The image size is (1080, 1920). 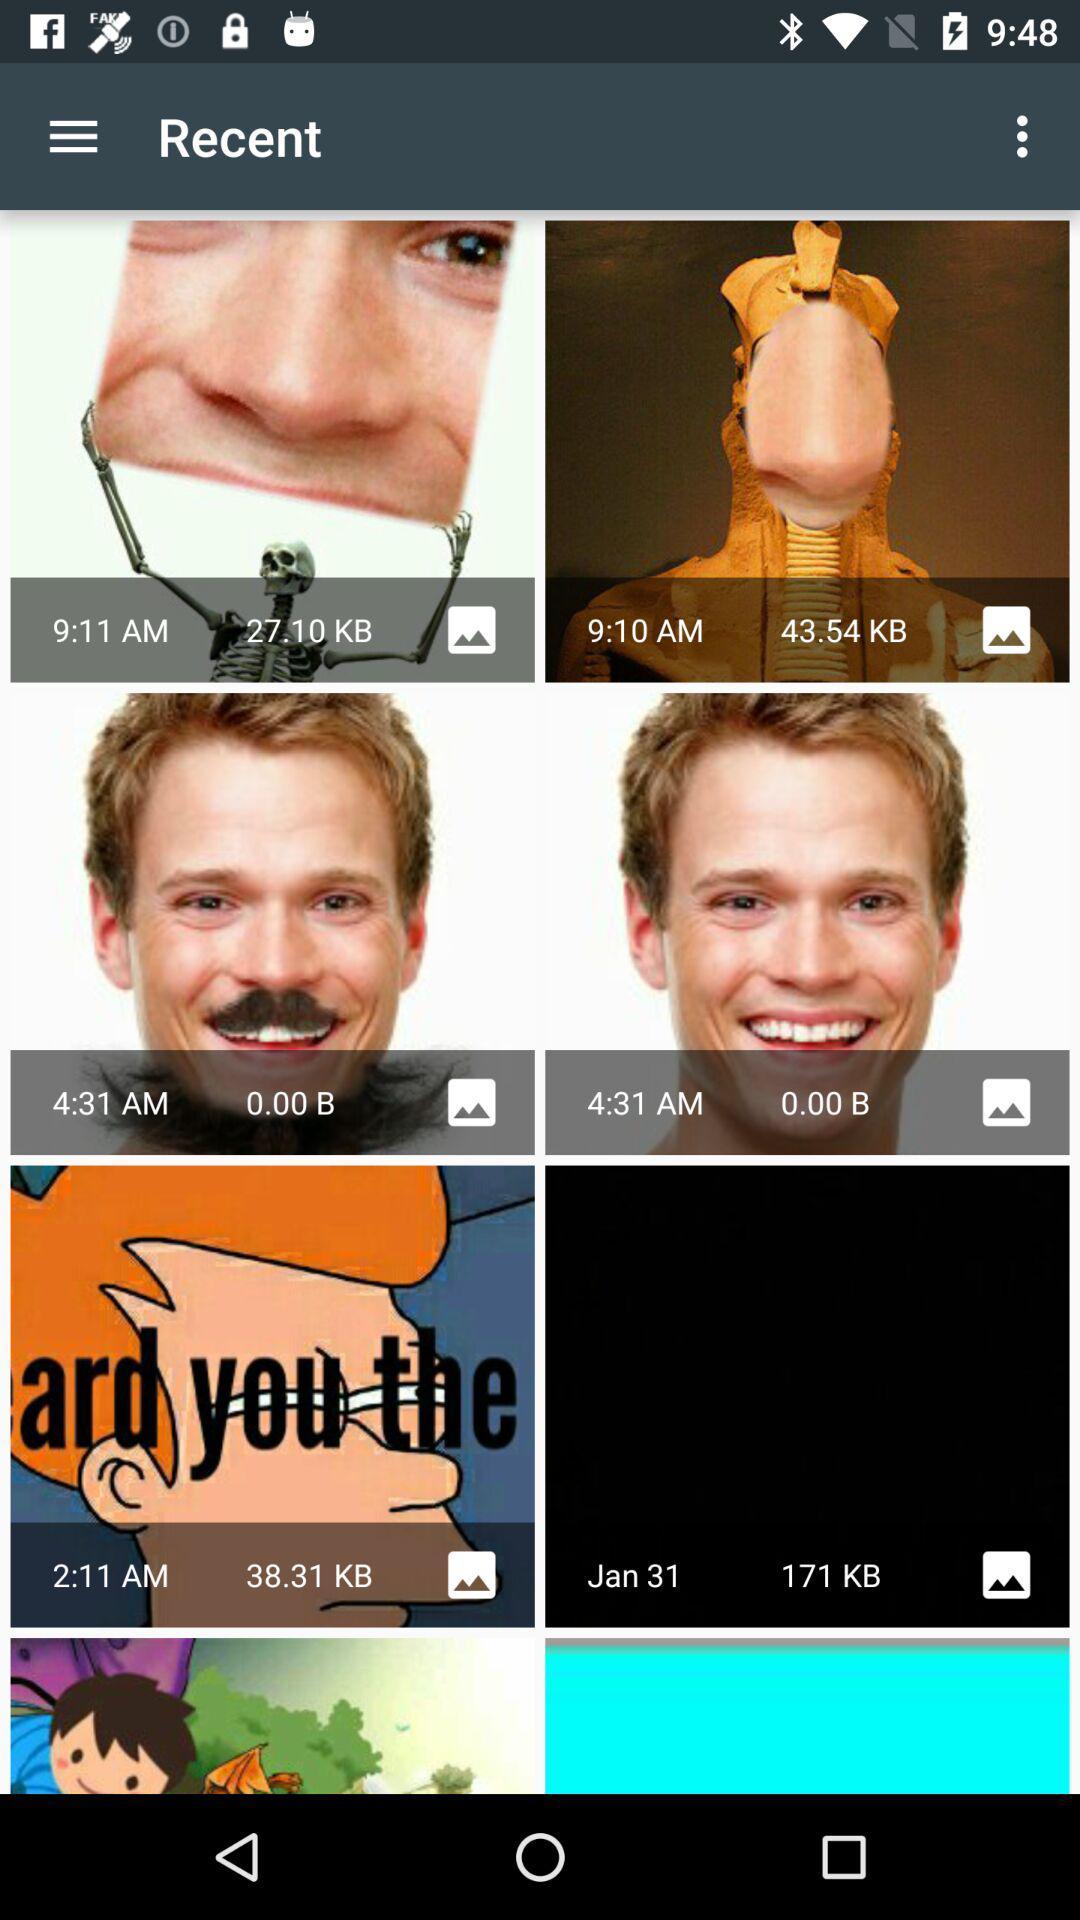 I want to click on icon to the right of the recent item, so click(x=1027, y=135).